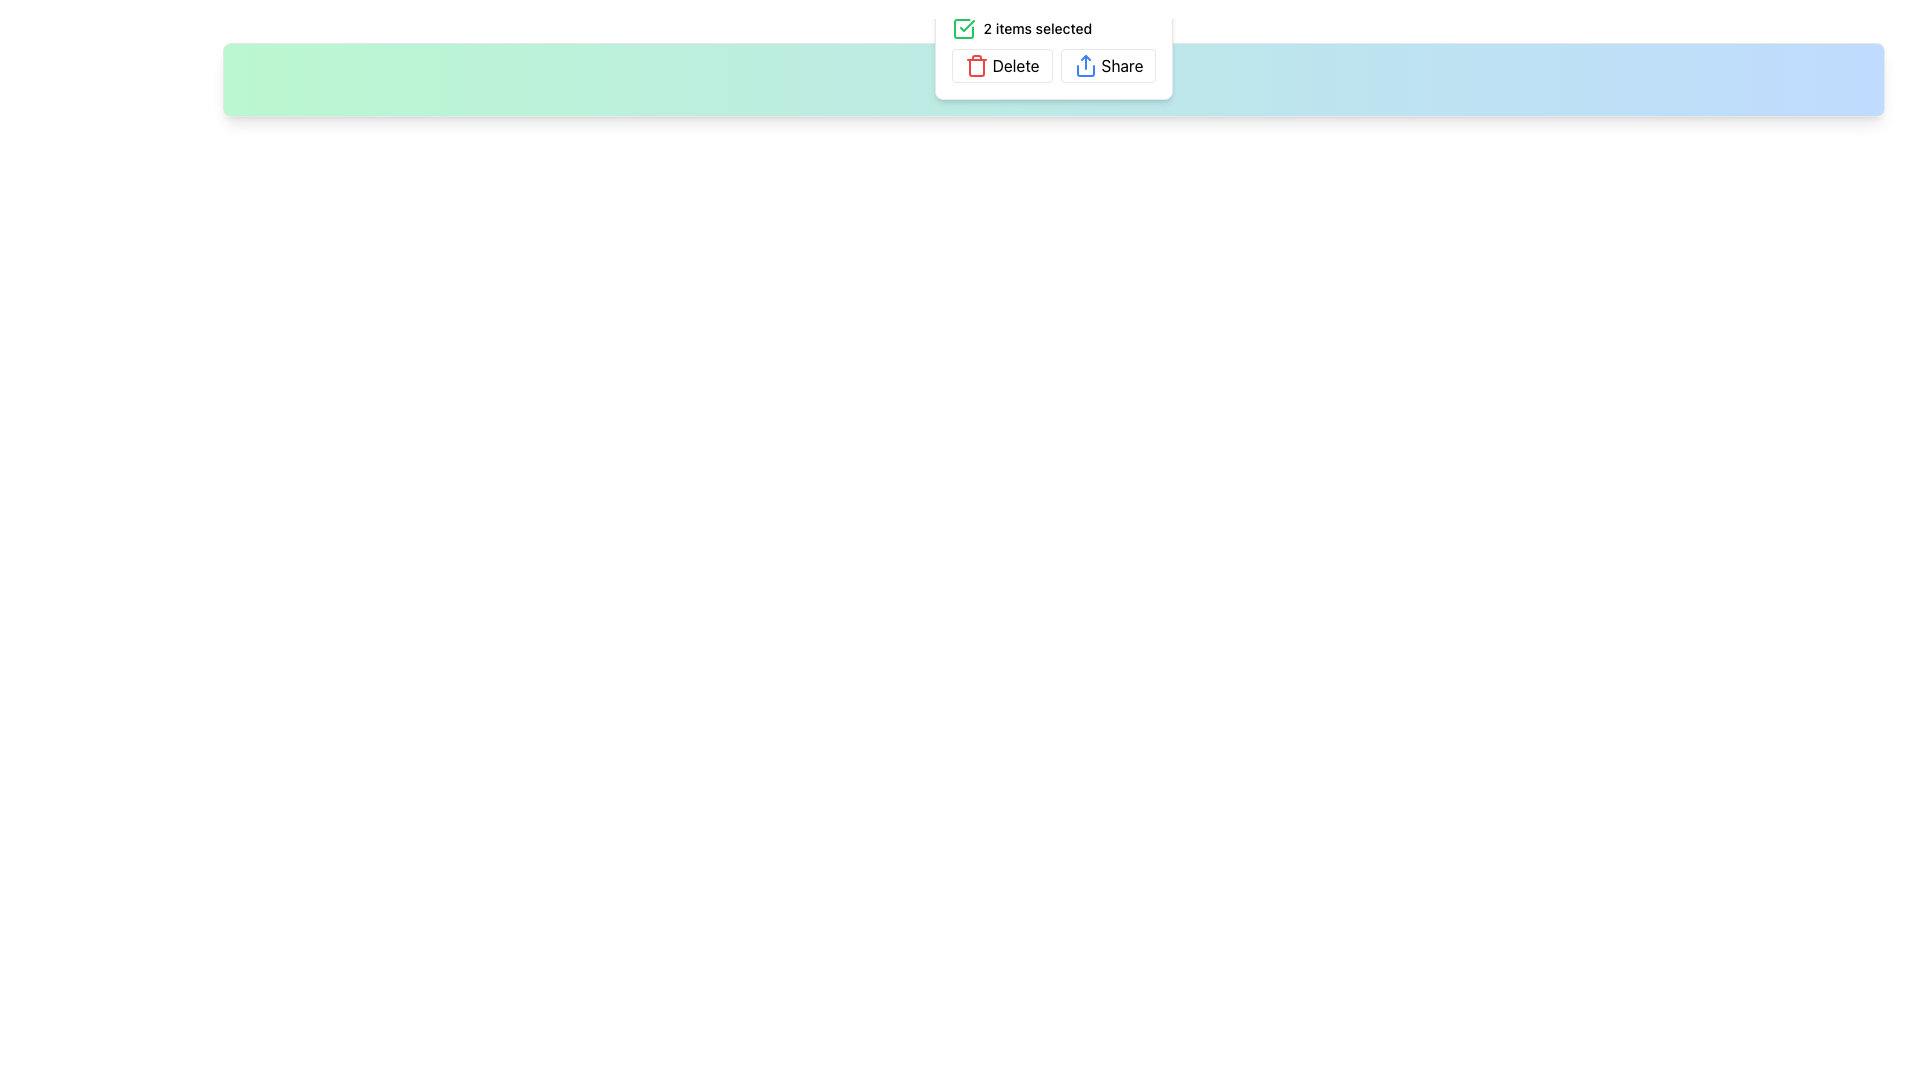 The width and height of the screenshot is (1920, 1080). What do you see at coordinates (1084, 64) in the screenshot?
I see `the 'Share' button located at the top-right of the toolbar, which features an icon indicating the action of sharing content` at bounding box center [1084, 64].